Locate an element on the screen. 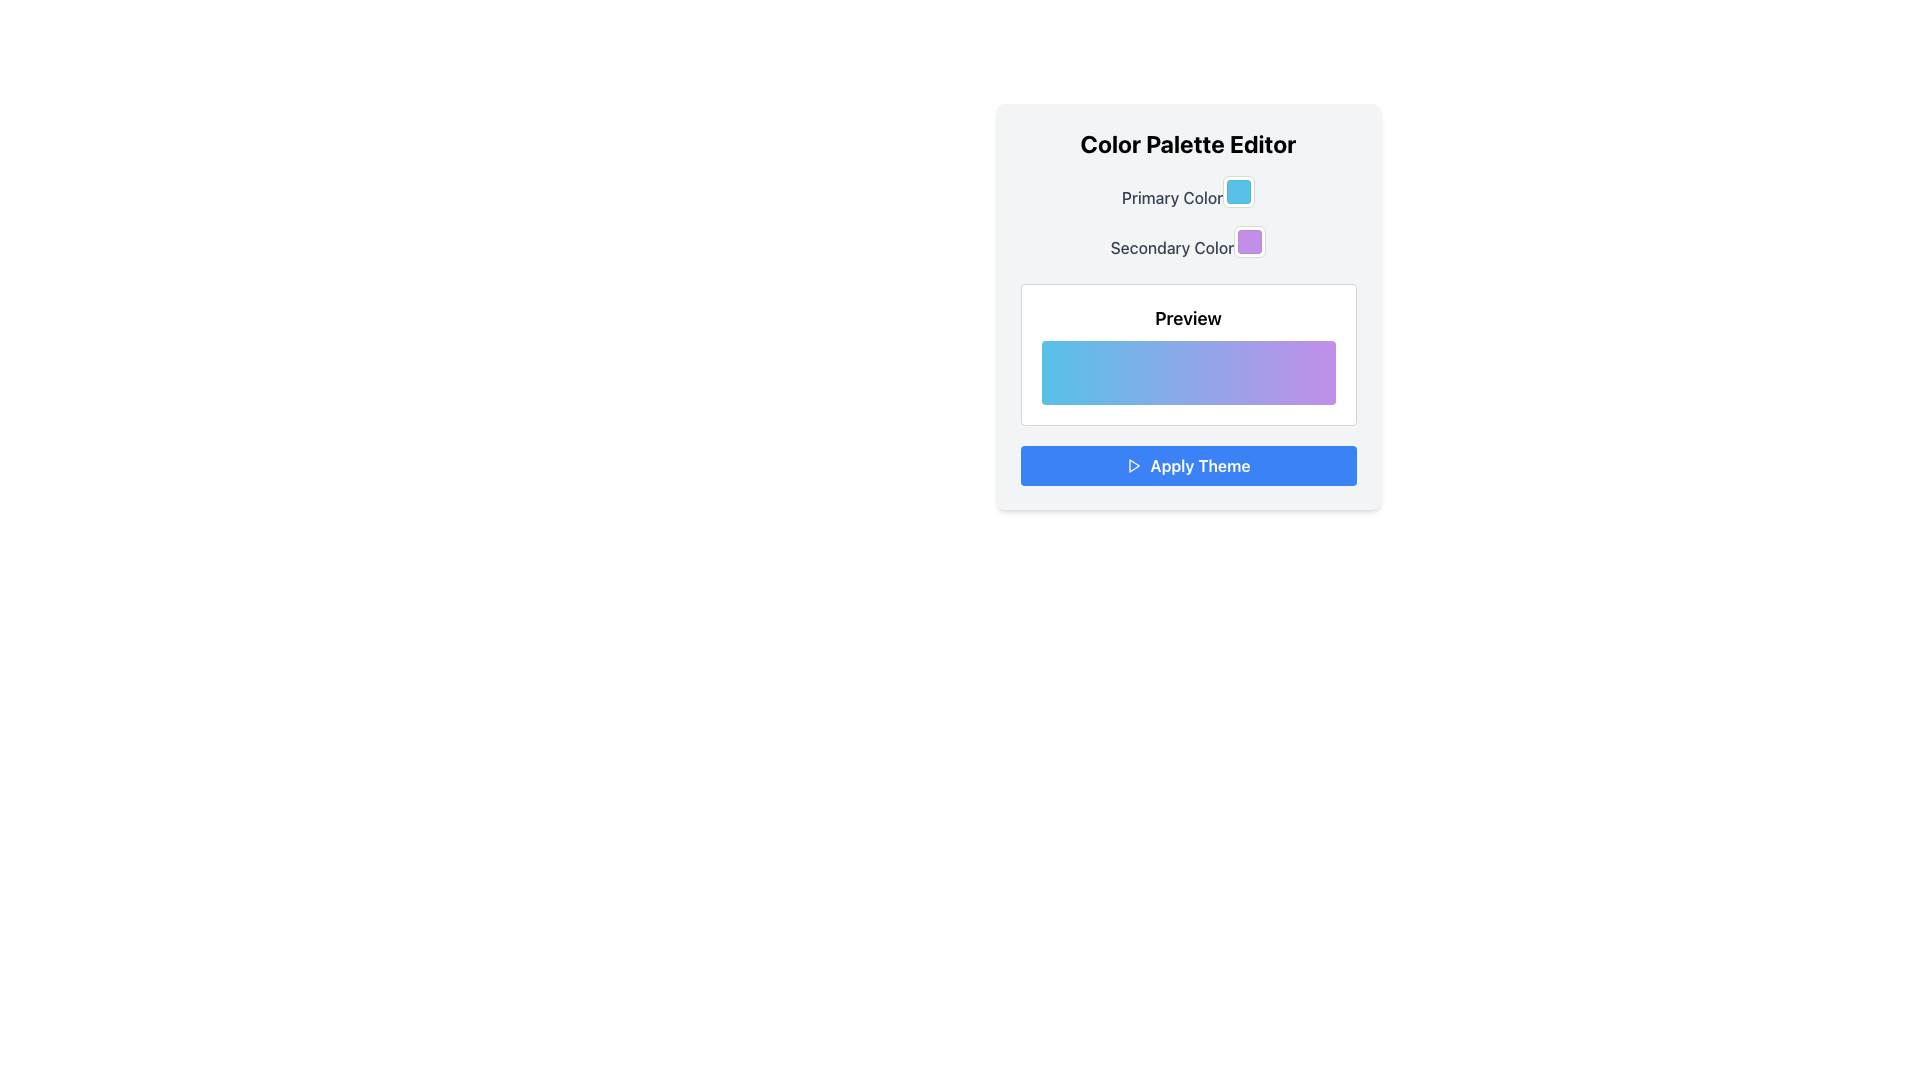  the 'Apply Theme' button, which is a rectangular button with rounded corners, blue background, and bold white text, located at the bottom of the Color Palette Editor interface is located at coordinates (1188, 466).